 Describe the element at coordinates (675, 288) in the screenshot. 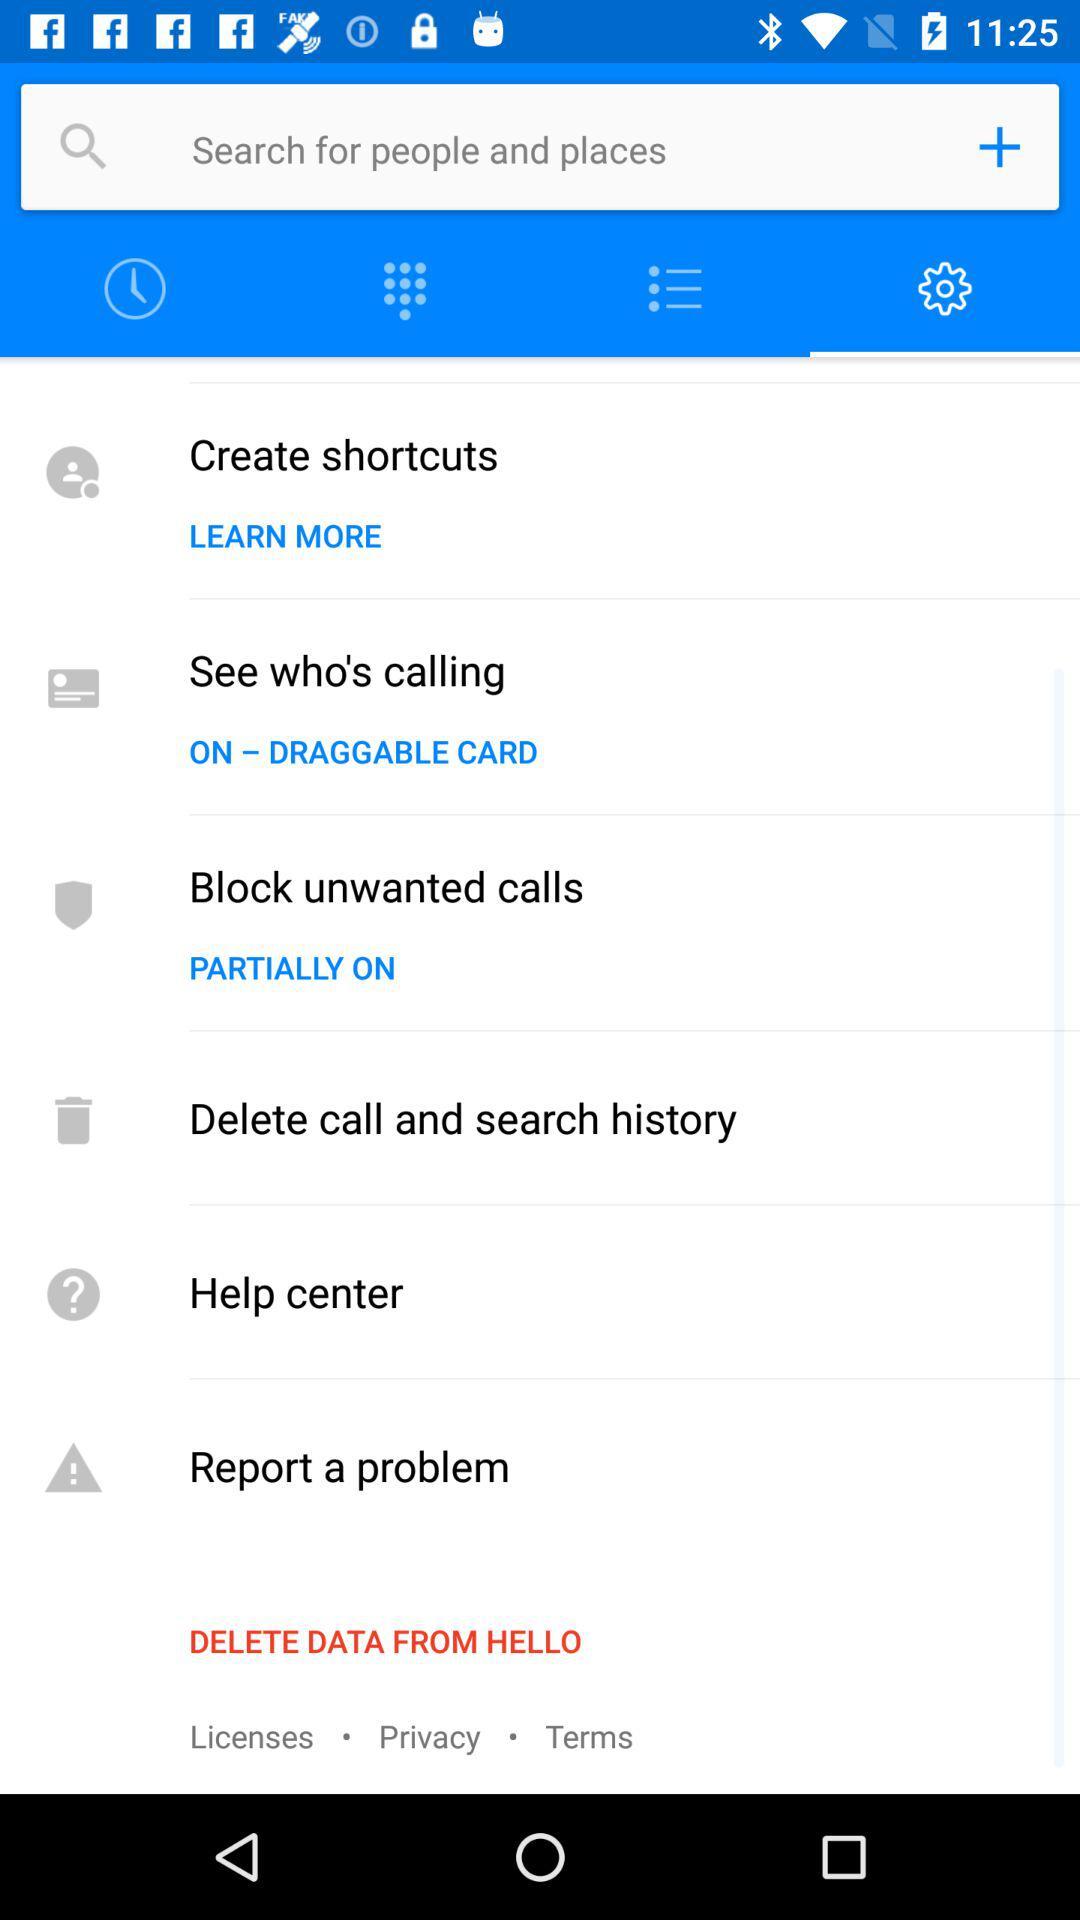

I see `column` at that location.